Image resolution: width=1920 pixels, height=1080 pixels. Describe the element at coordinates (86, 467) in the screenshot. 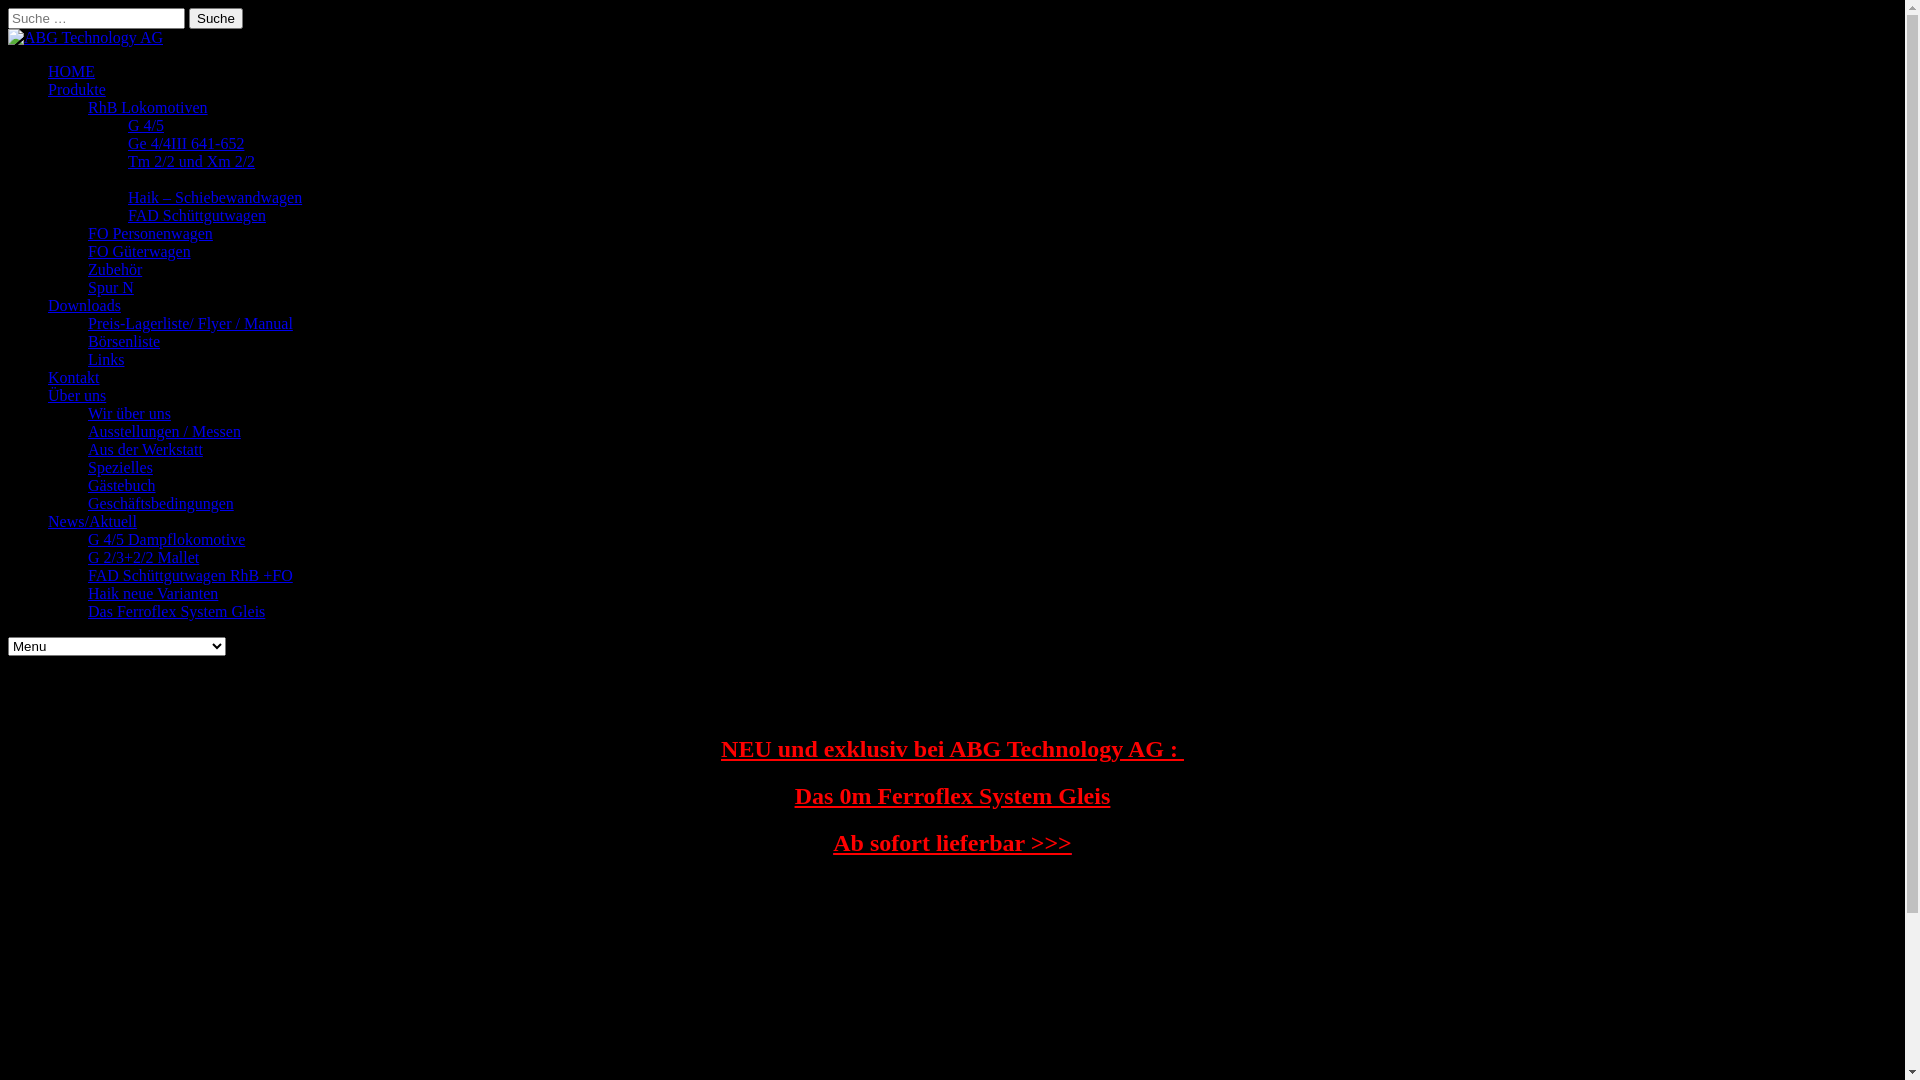

I see `'Spezielles'` at that location.